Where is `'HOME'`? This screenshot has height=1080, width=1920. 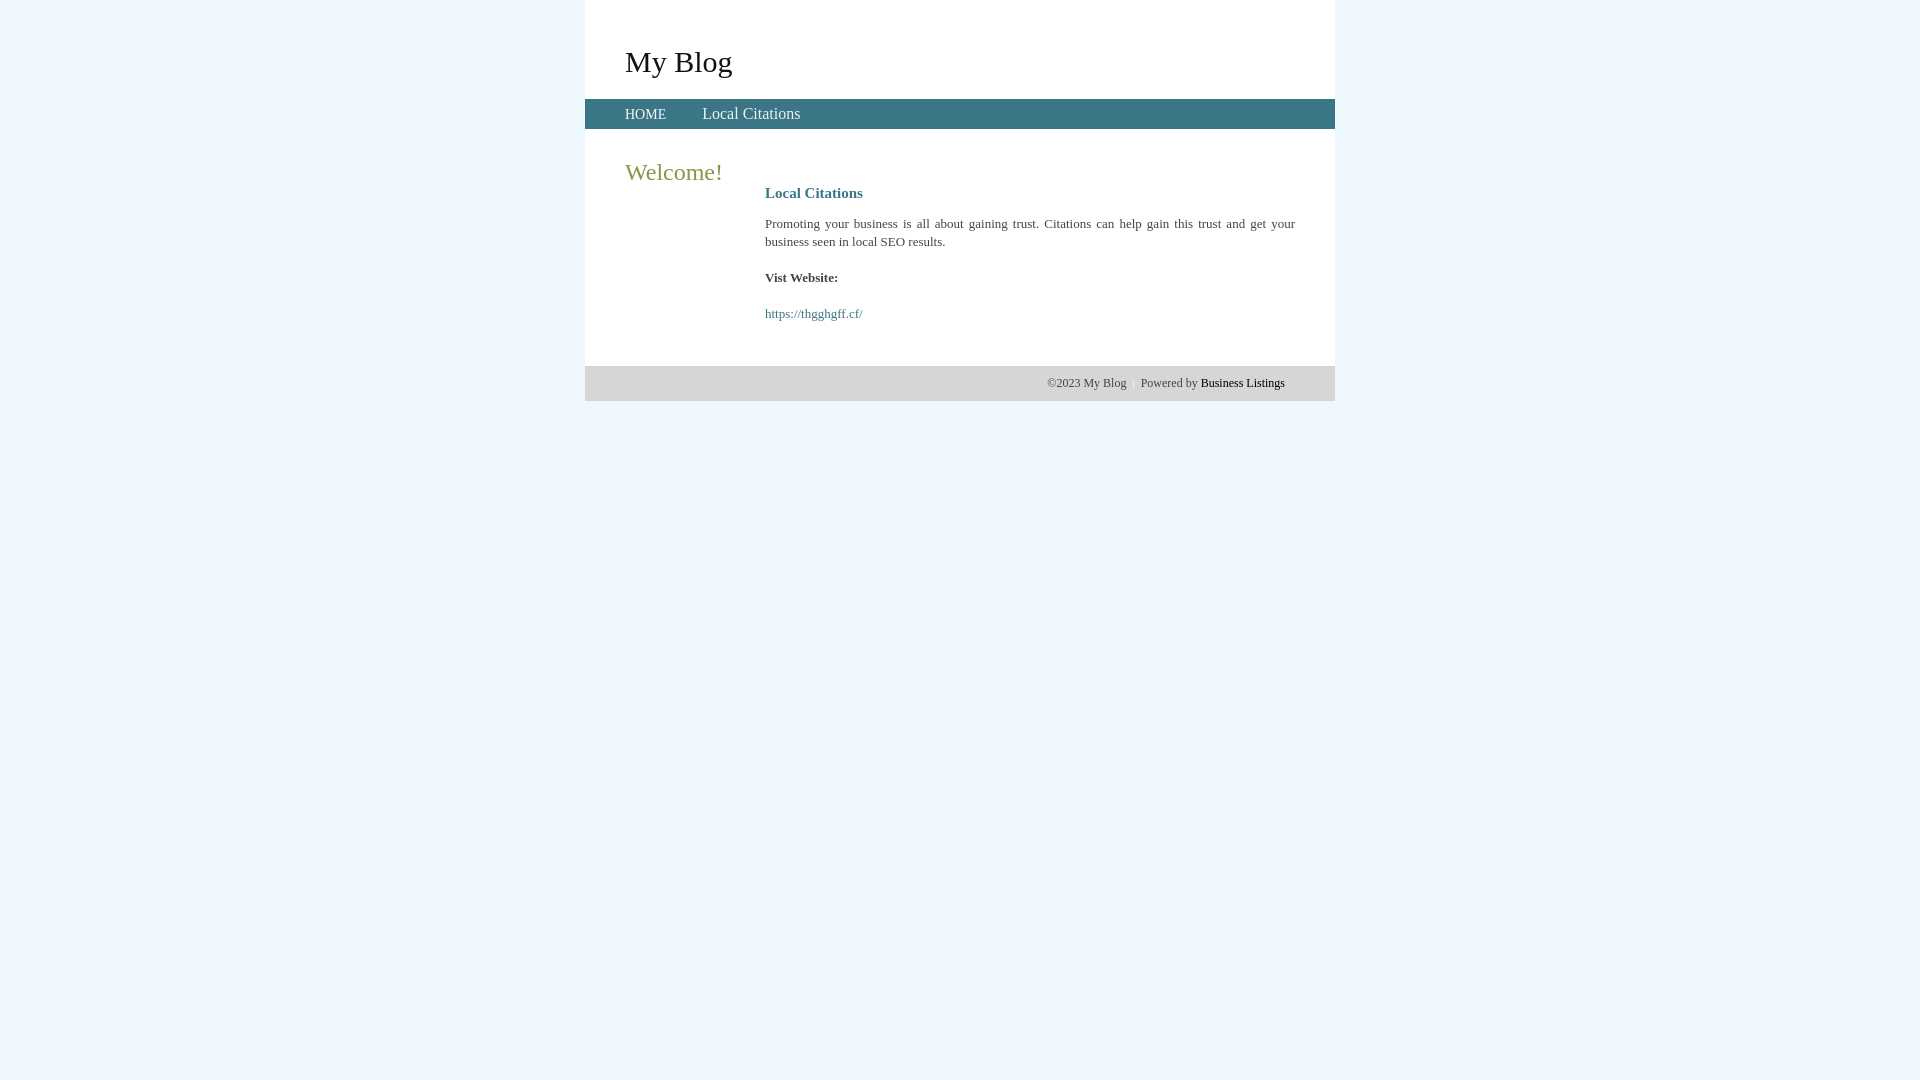
'HOME' is located at coordinates (645, 114).